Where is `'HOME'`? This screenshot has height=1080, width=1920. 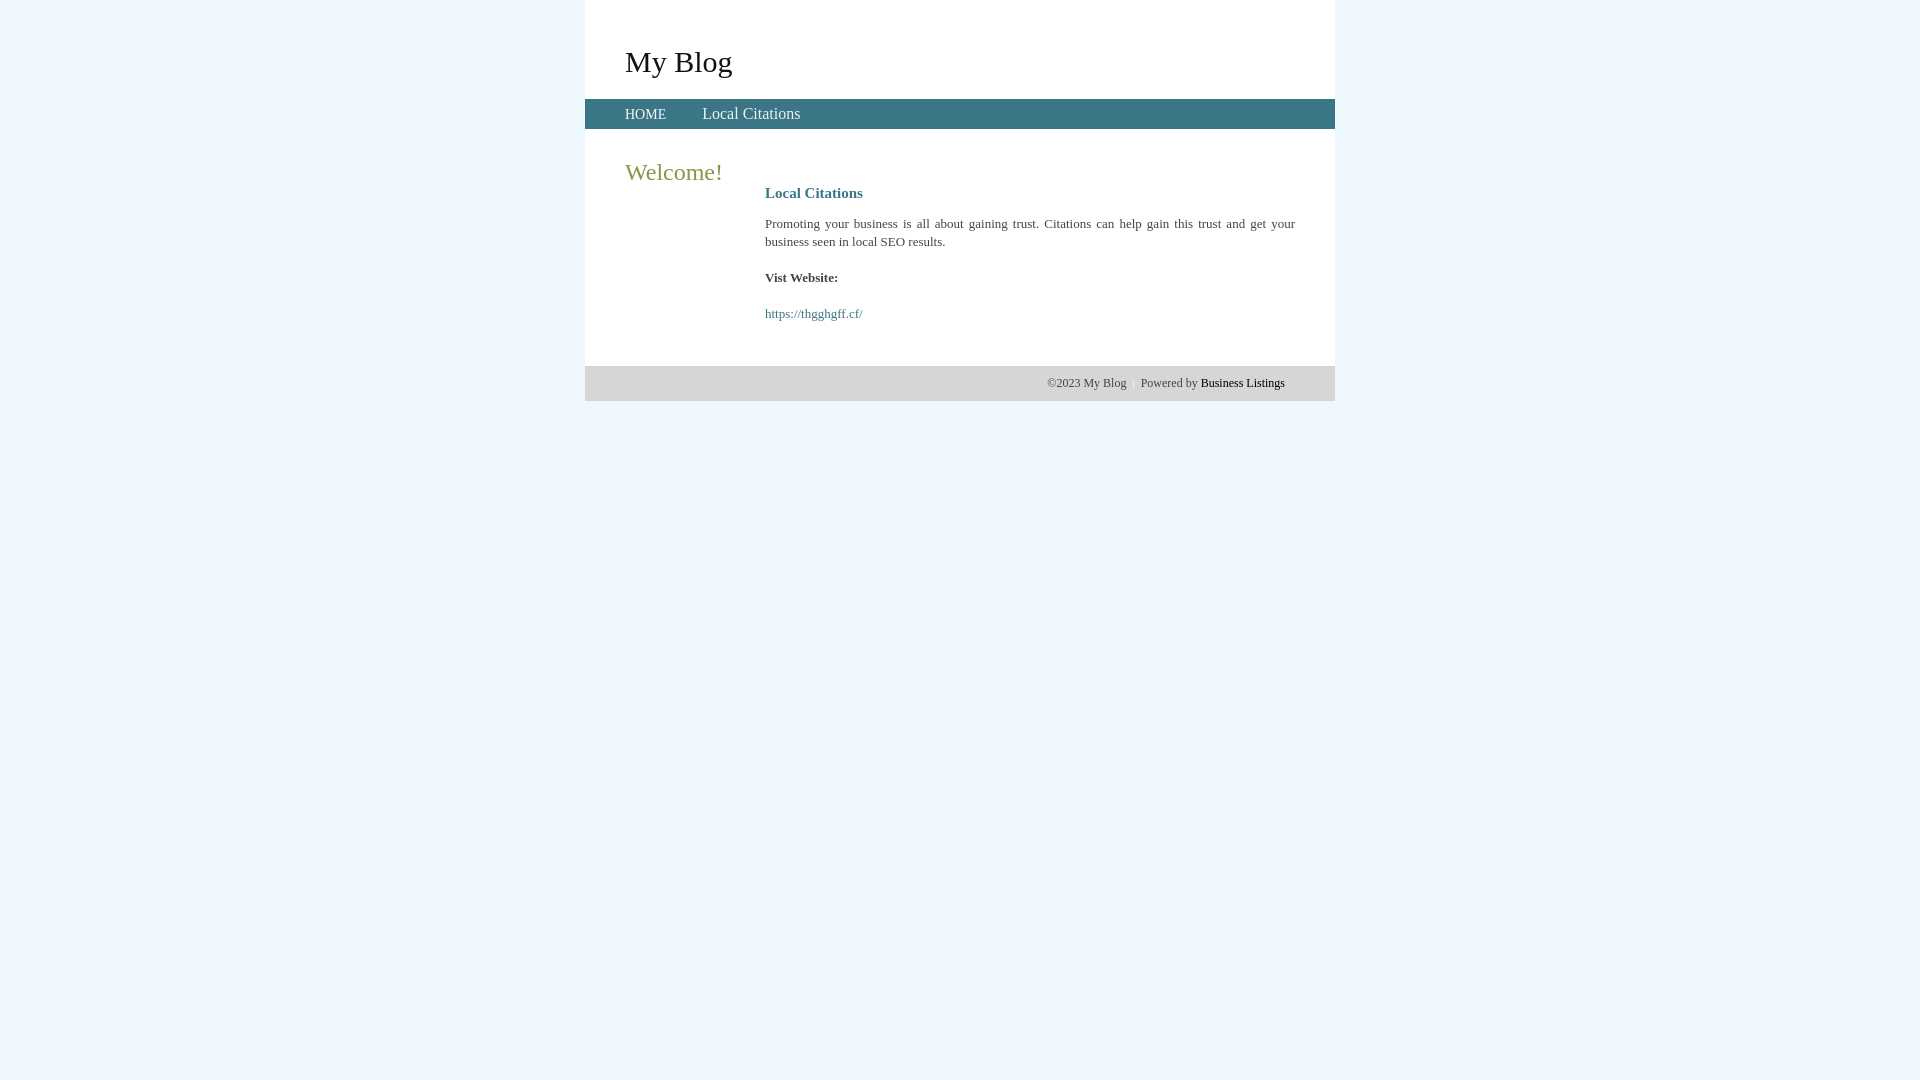
'HOME' is located at coordinates (645, 114).